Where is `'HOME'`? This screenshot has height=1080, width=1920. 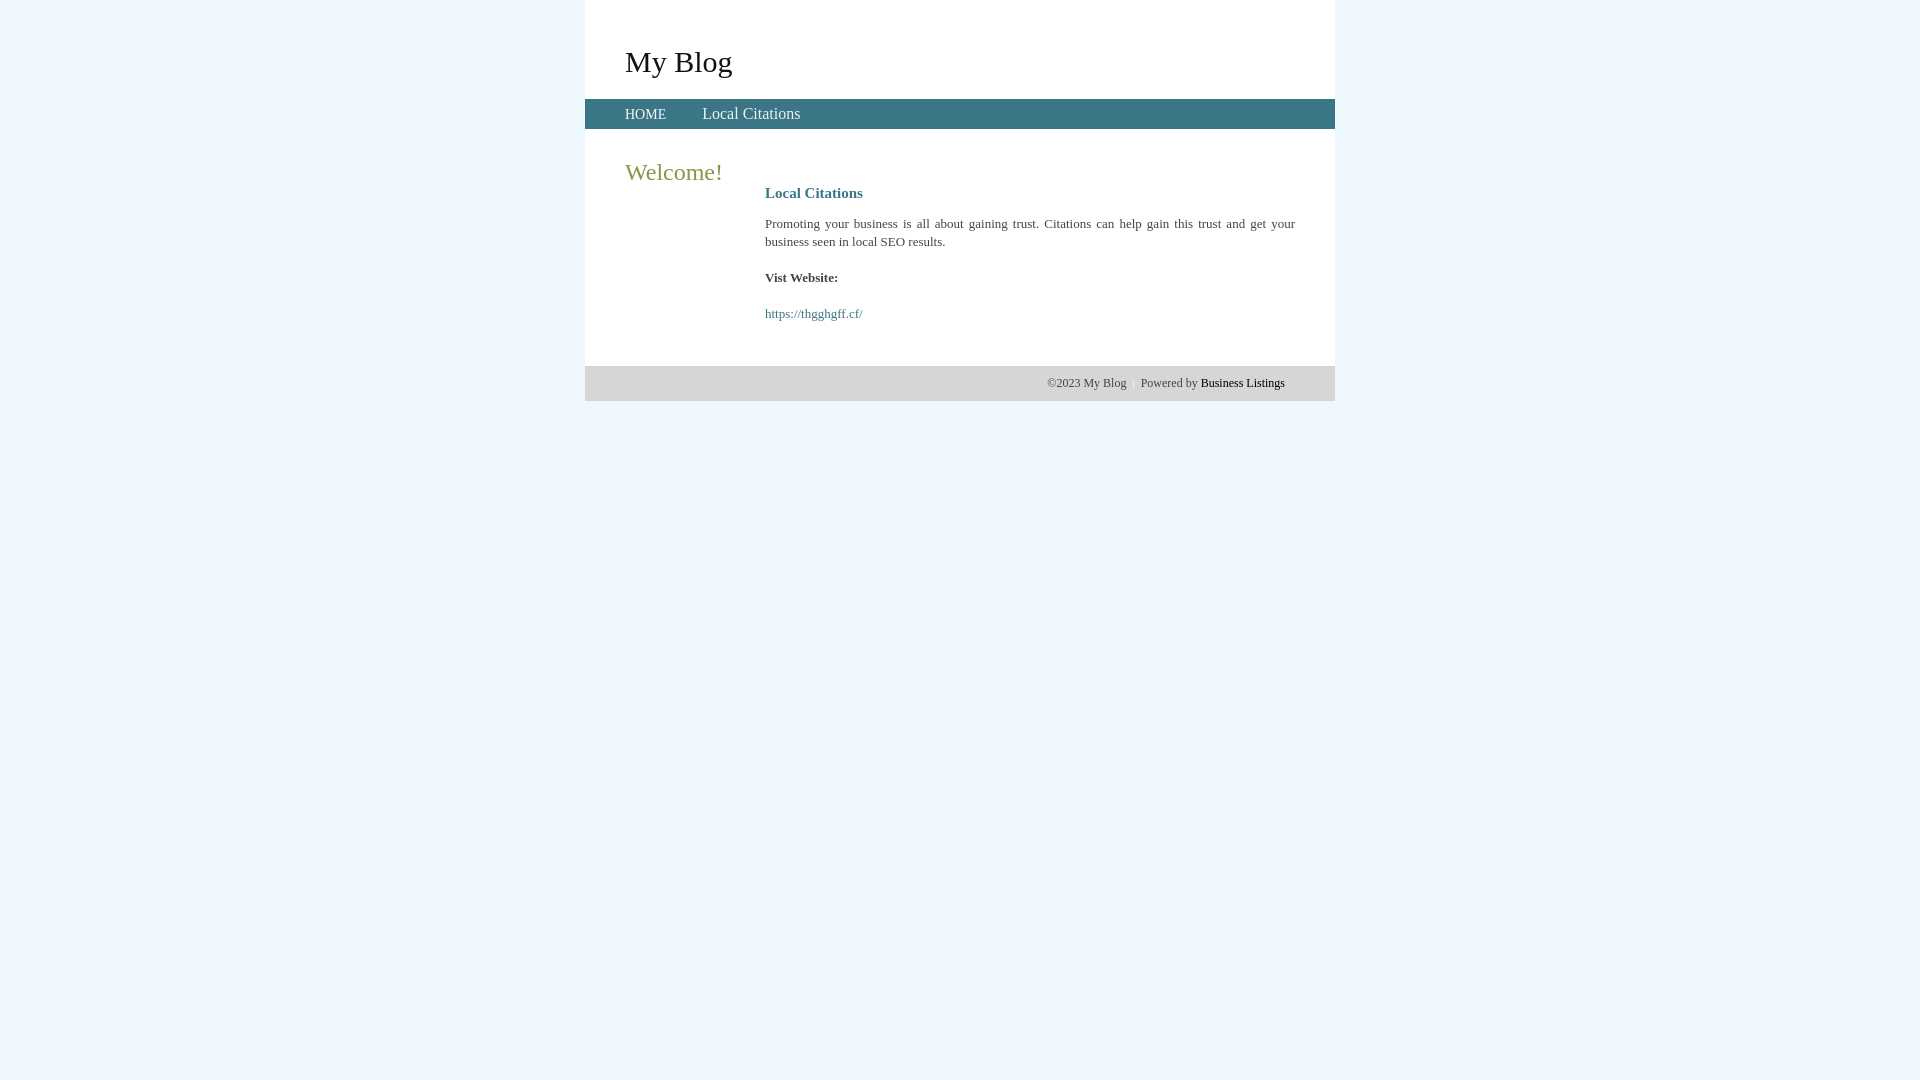
'HOME' is located at coordinates (645, 114).